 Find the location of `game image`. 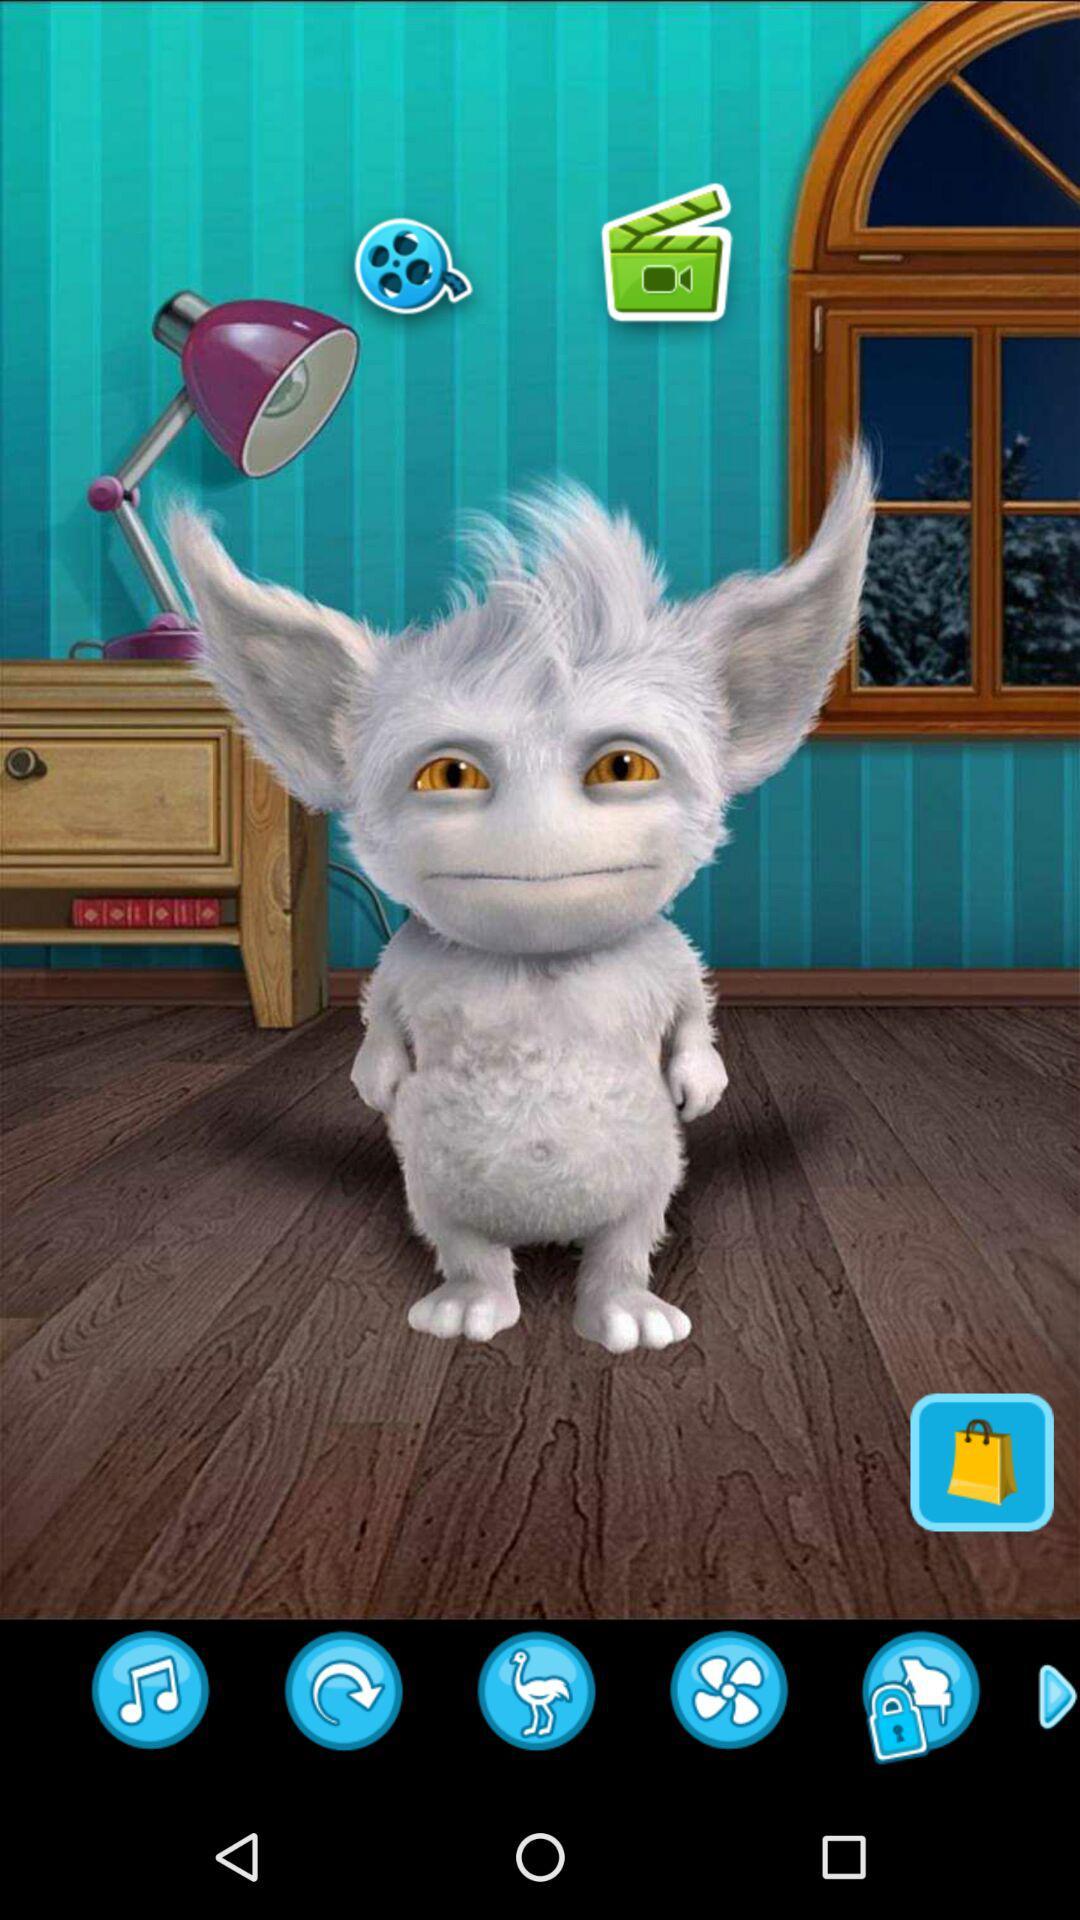

game image is located at coordinates (666, 264).